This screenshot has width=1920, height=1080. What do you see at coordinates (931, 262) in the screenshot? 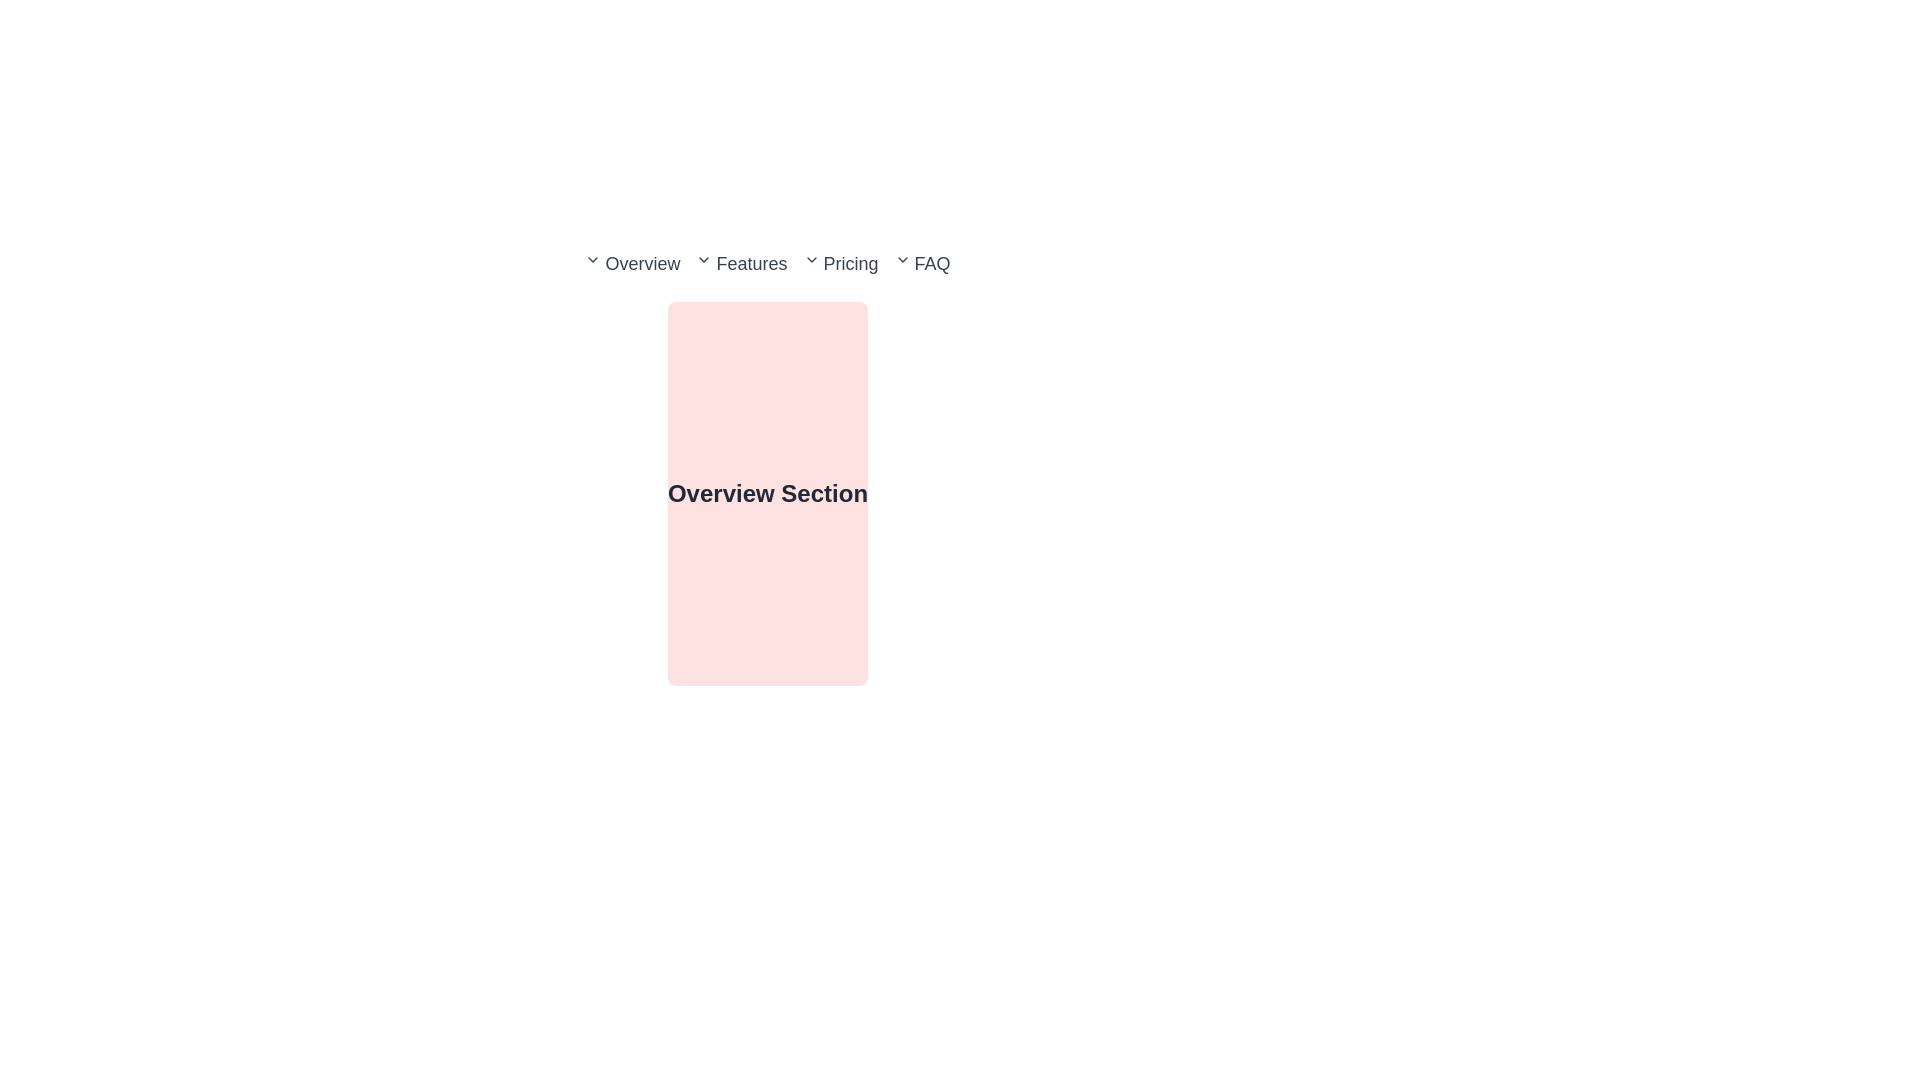
I see `the rightmost text label that serves as a link` at bounding box center [931, 262].